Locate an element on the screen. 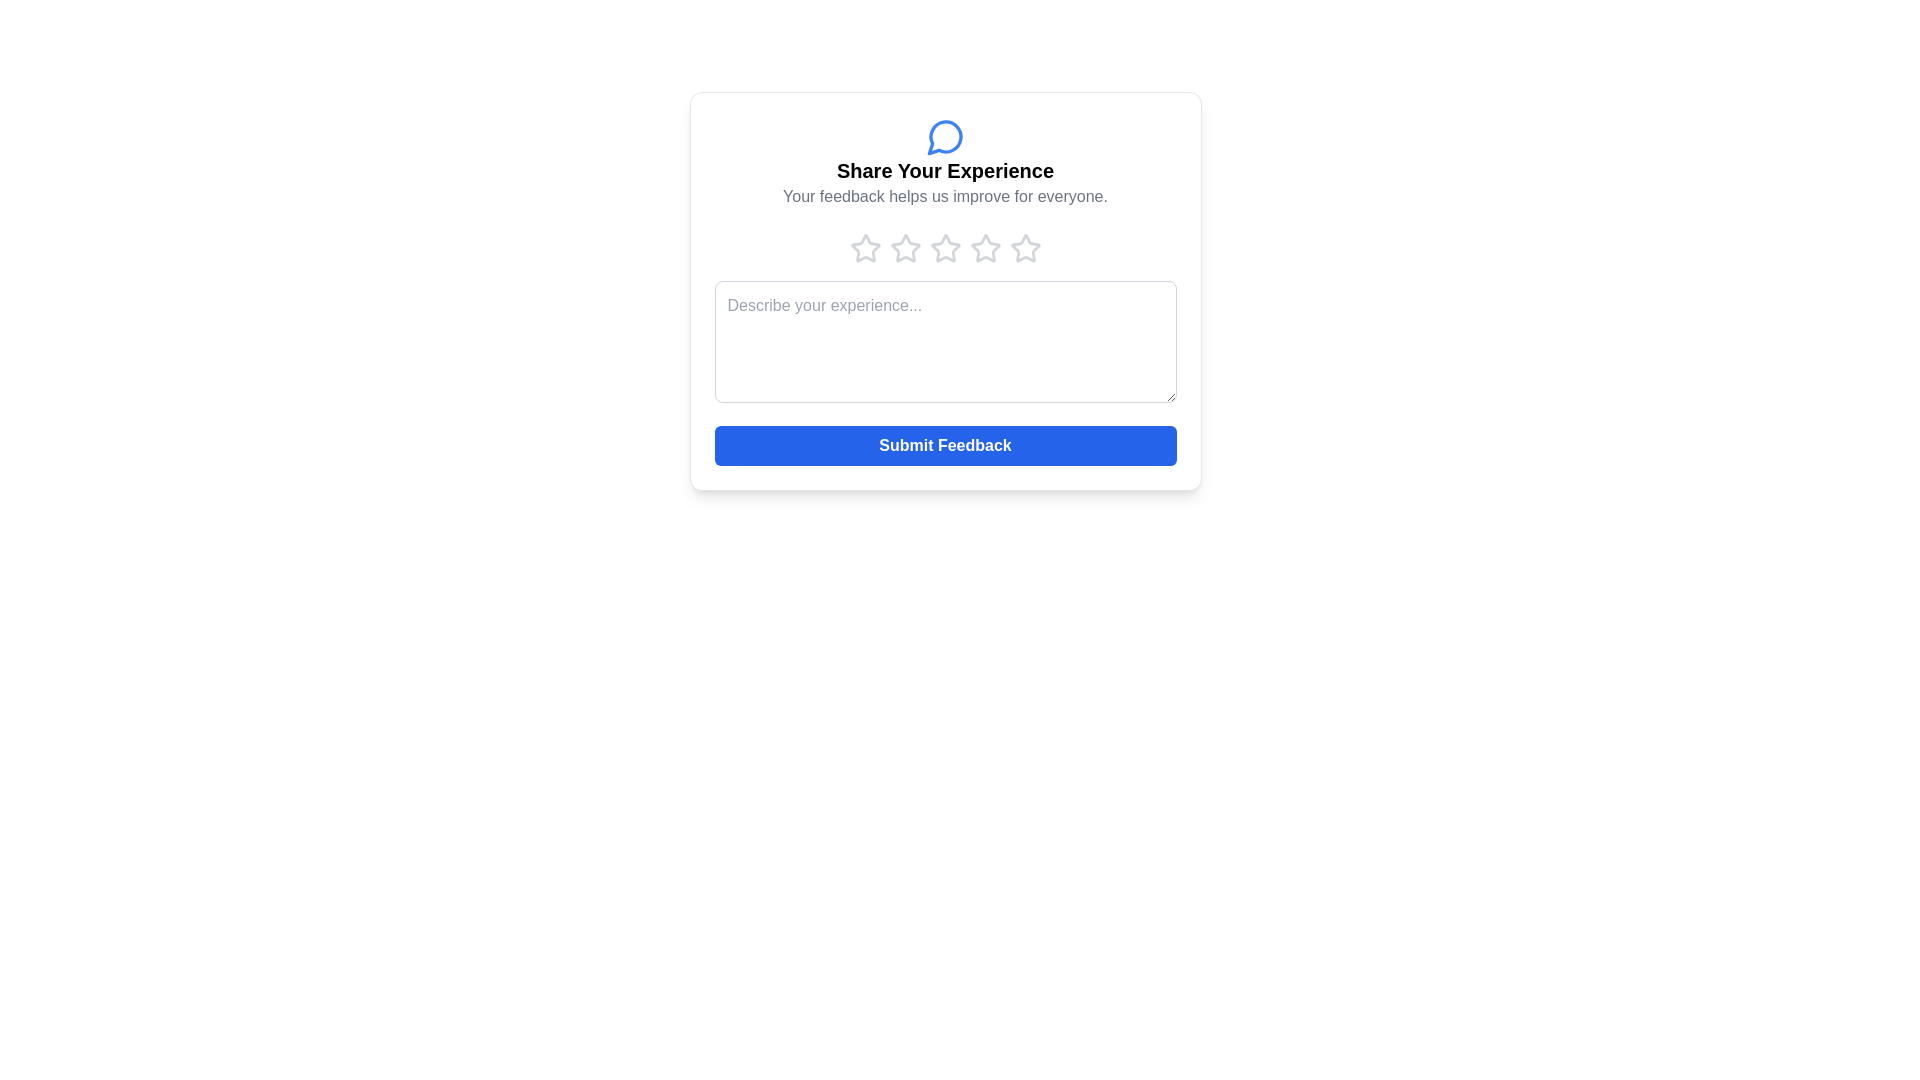  the third outlined rating star in the row of five stars below the title 'Share Your Experience' to rate is located at coordinates (944, 247).